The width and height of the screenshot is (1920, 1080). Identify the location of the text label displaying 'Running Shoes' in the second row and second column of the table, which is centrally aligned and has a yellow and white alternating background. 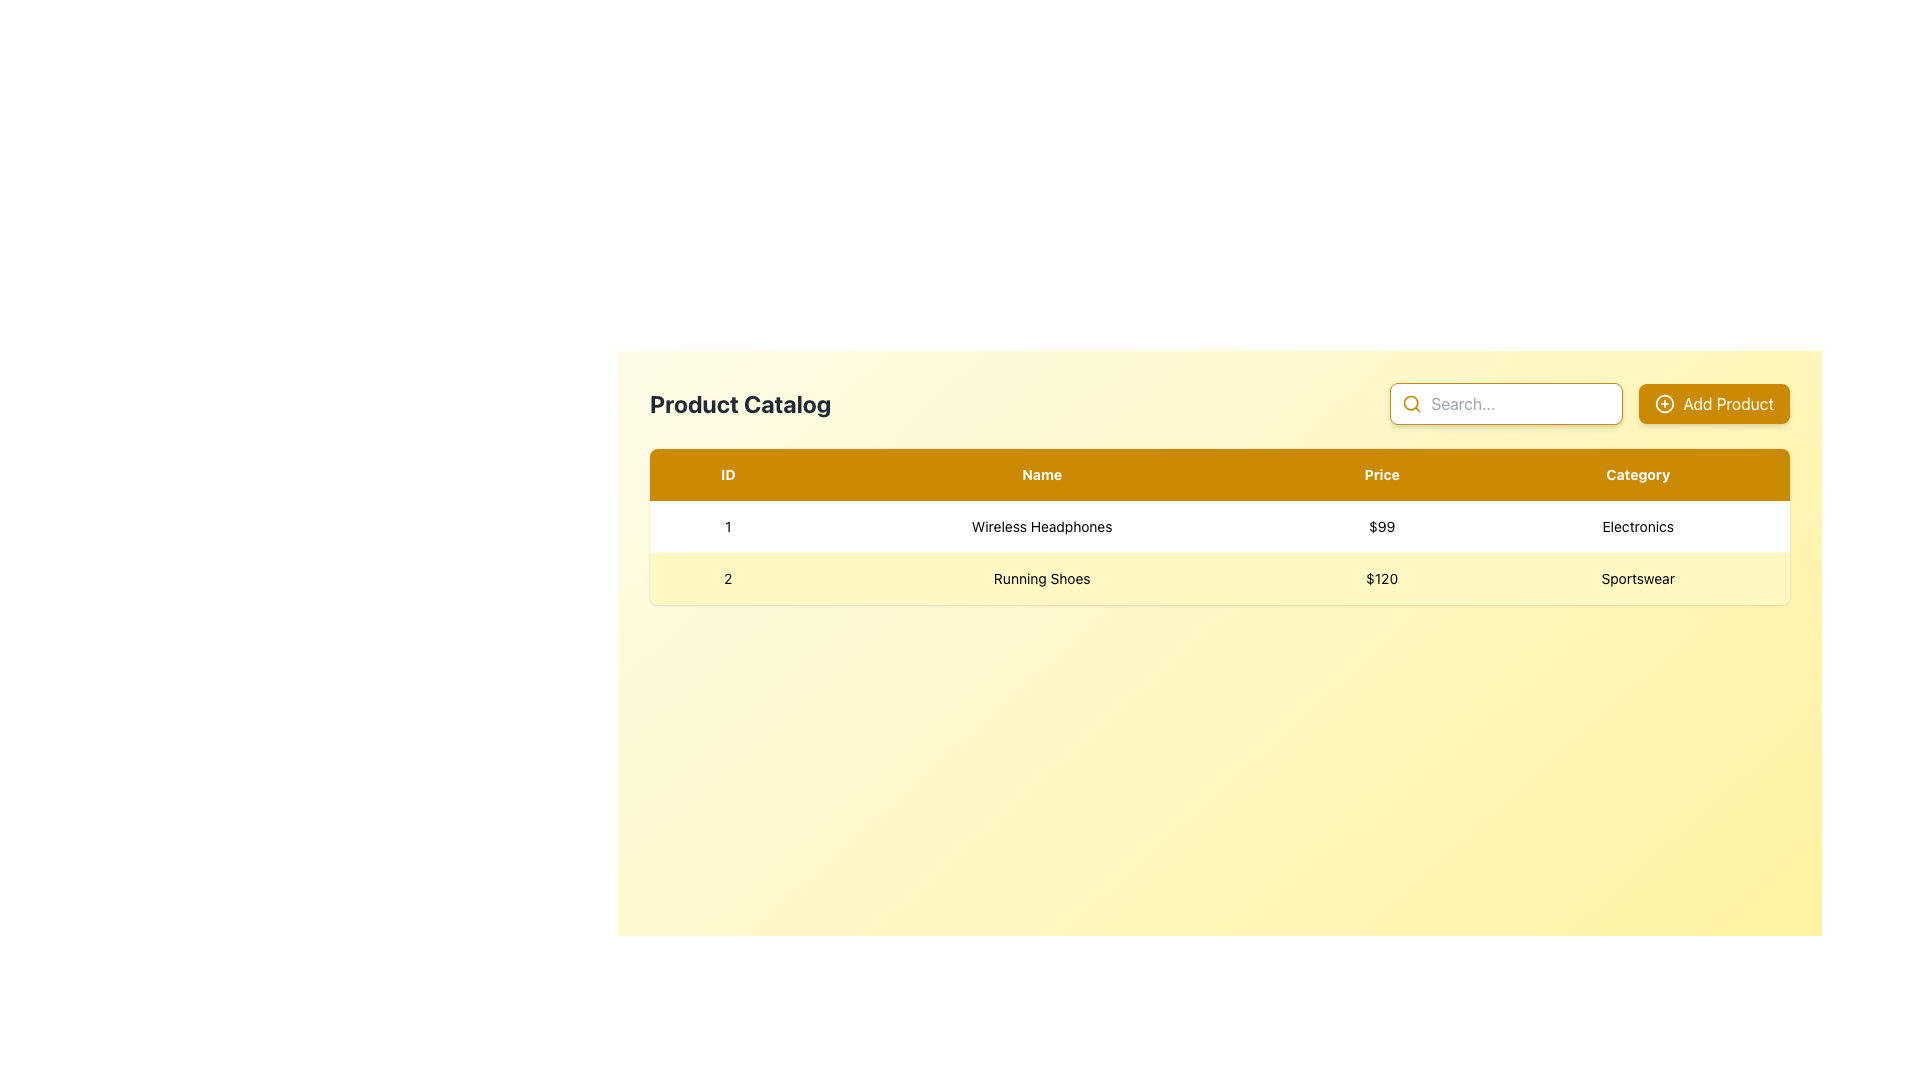
(1041, 578).